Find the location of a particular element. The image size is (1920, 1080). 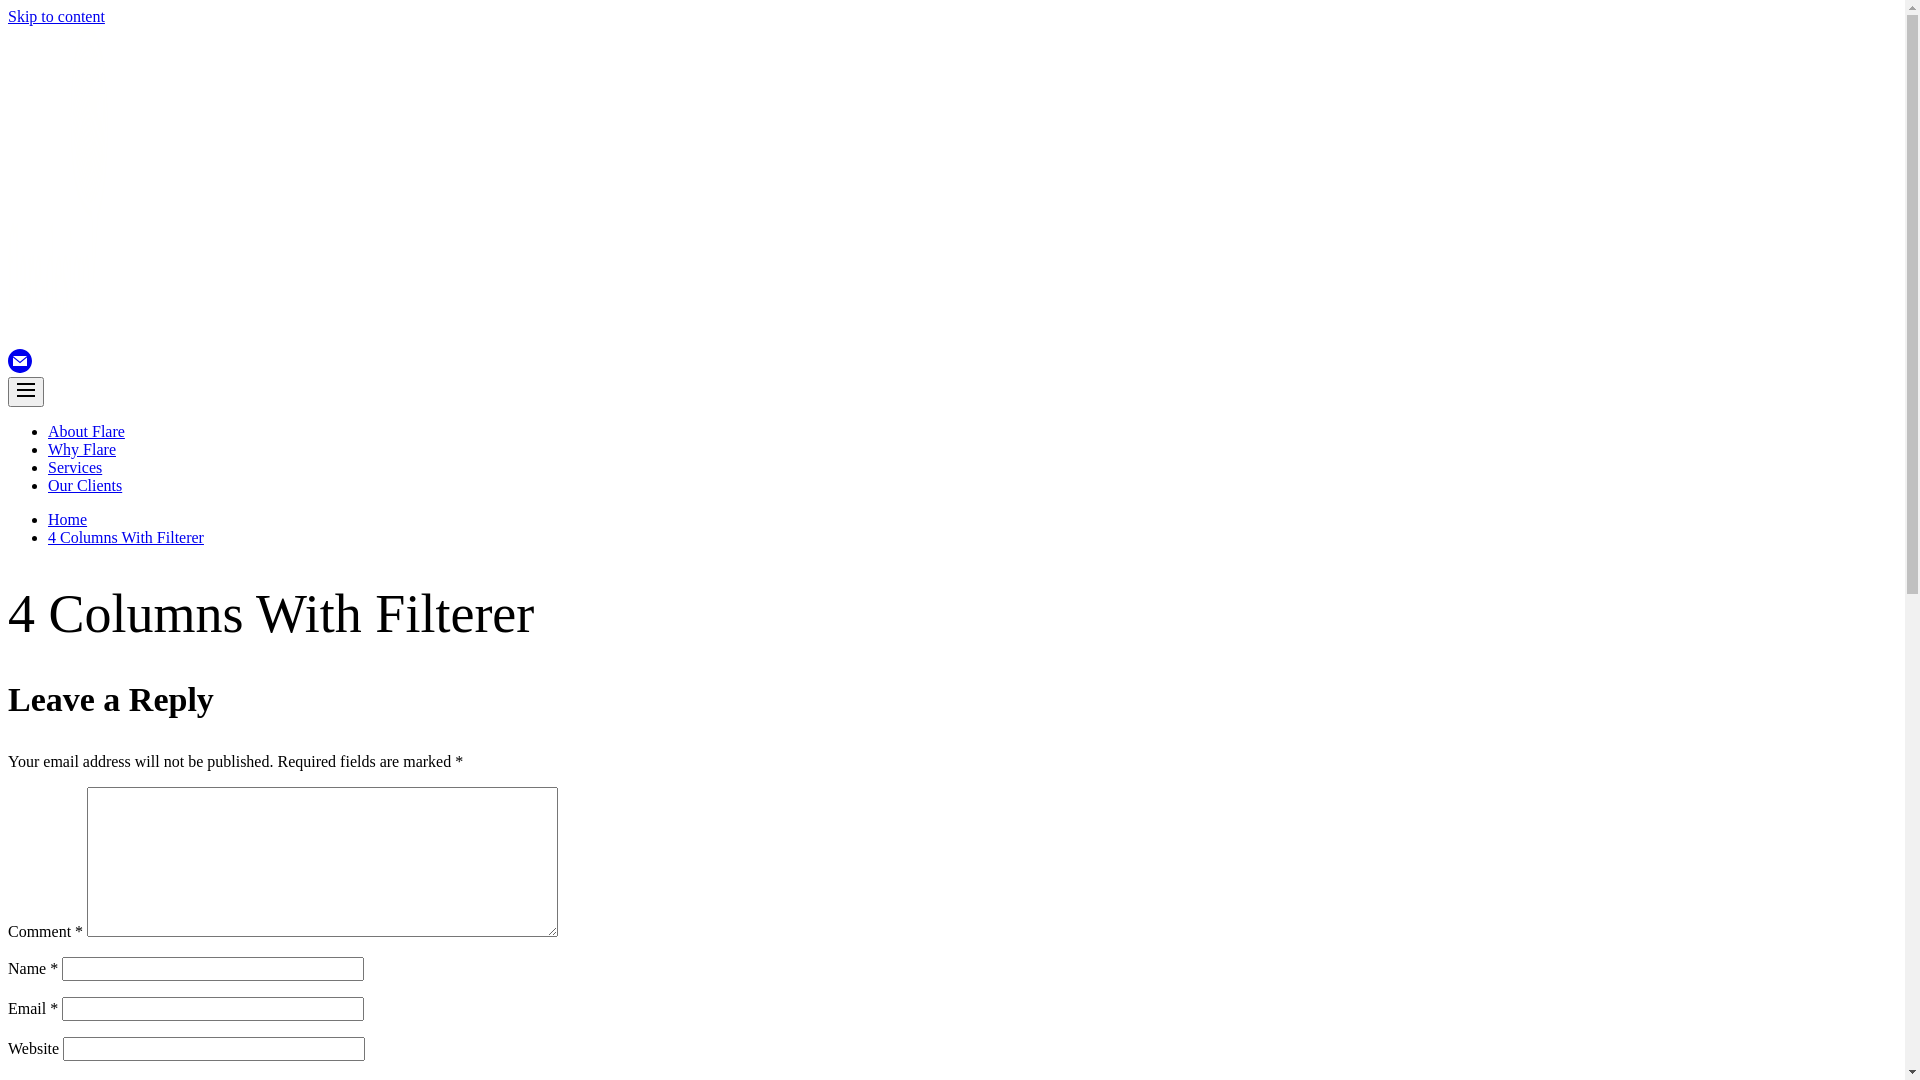

'Why Flare' is located at coordinates (80, 448).